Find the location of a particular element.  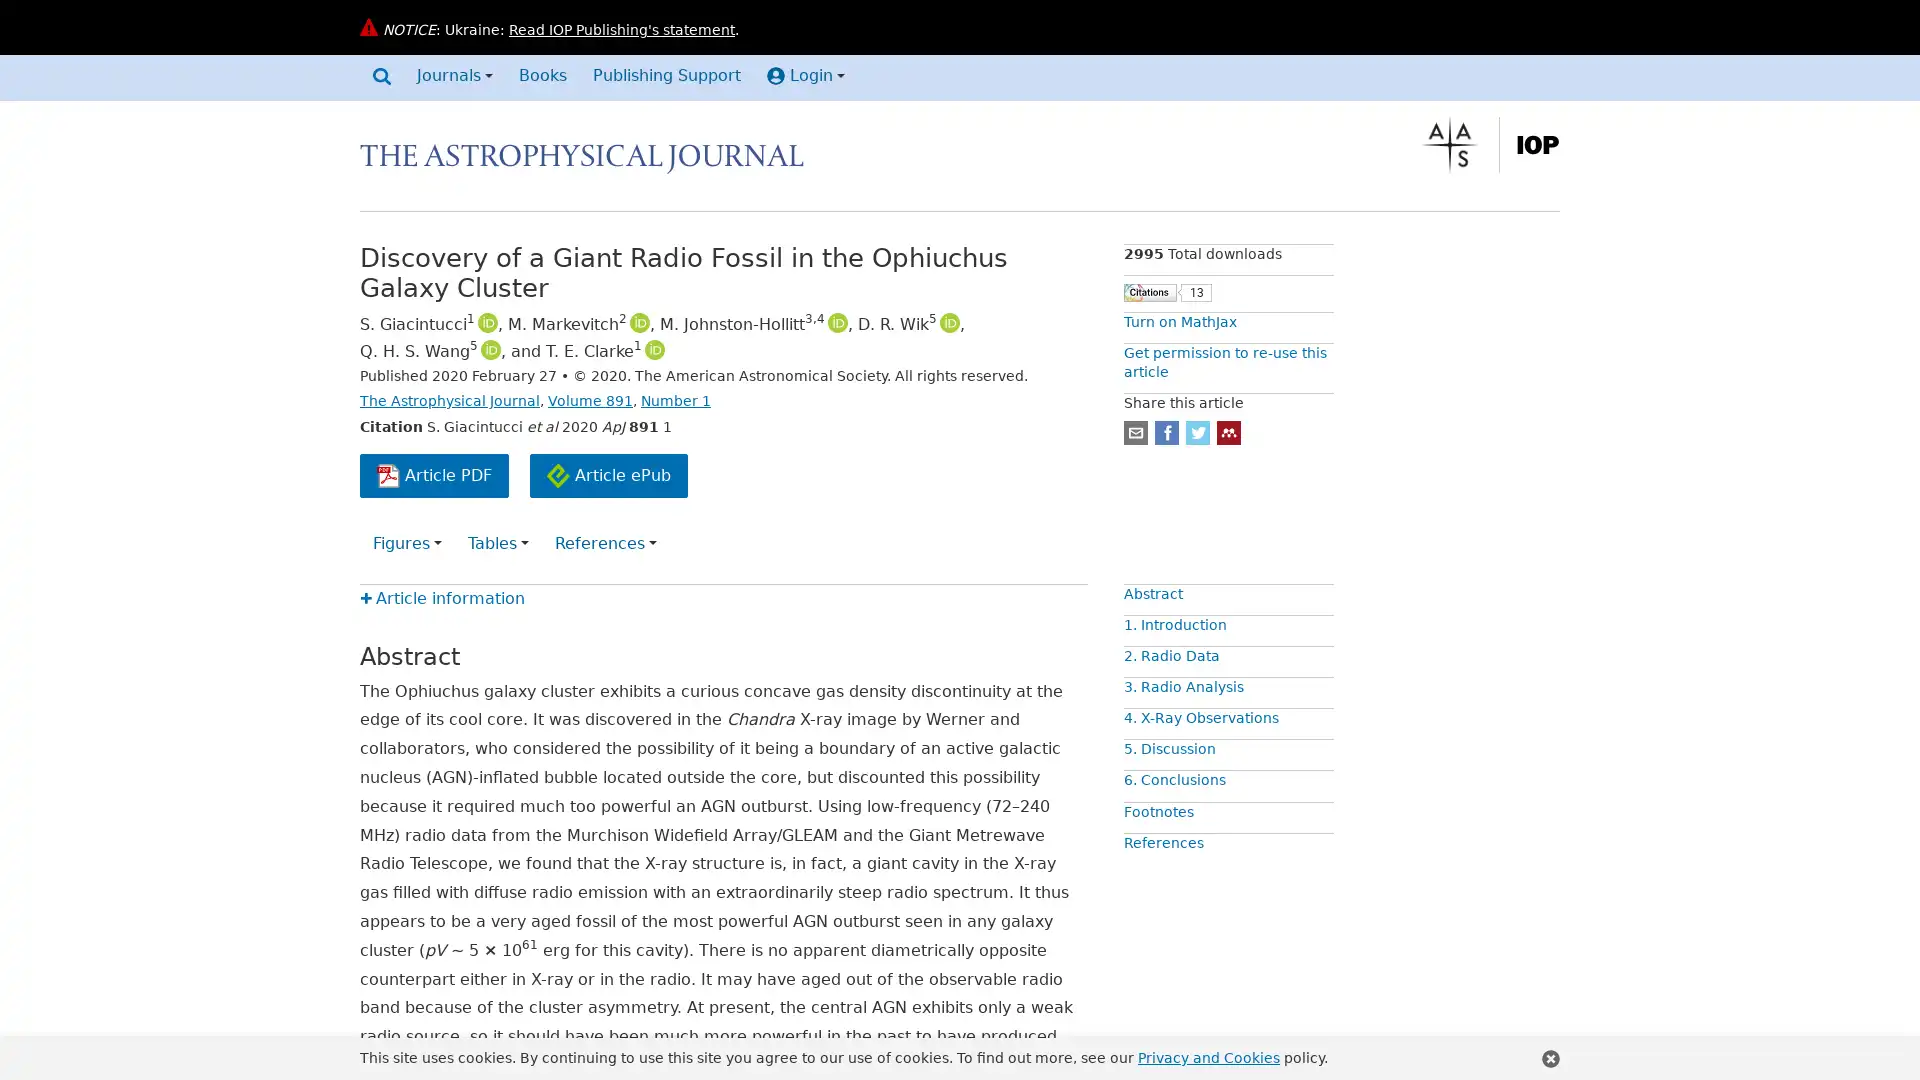

The American Astronomical Society, find out more is located at coordinates (1449, 147).